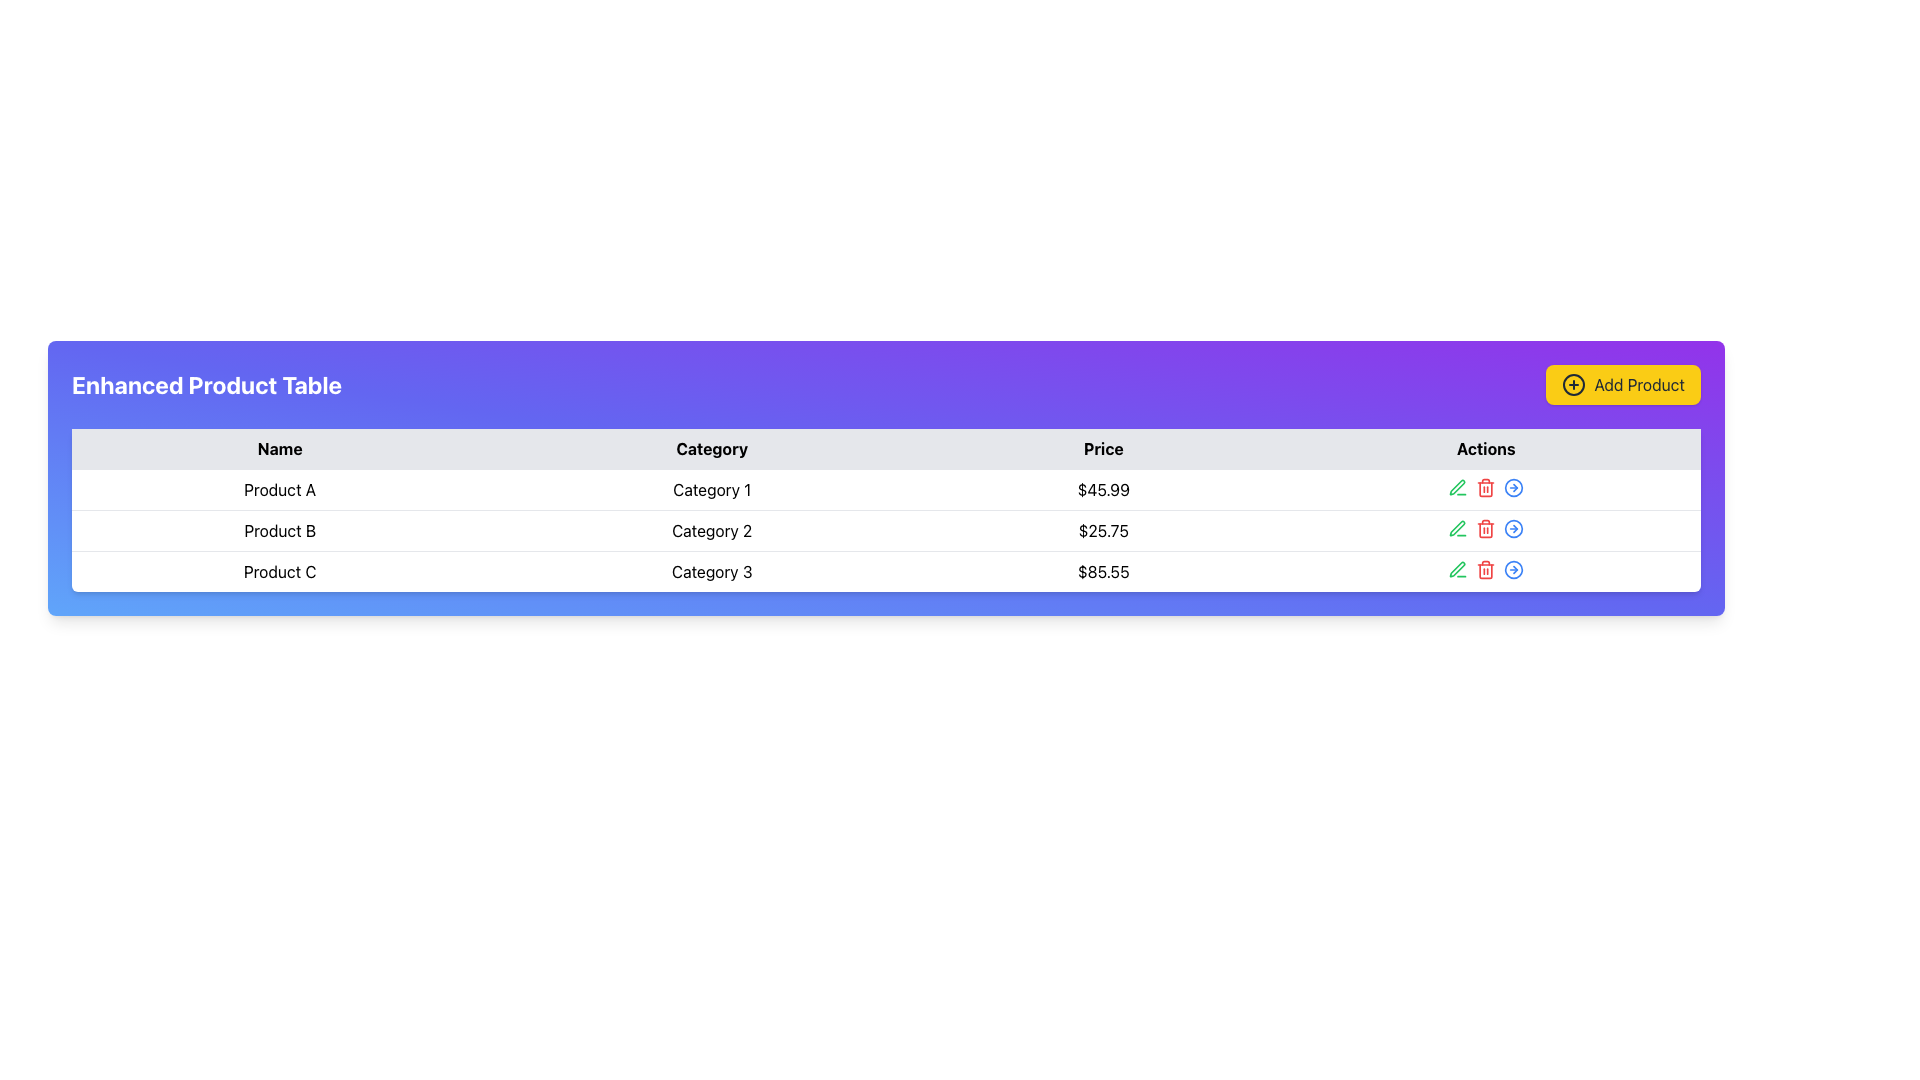 The height and width of the screenshot is (1080, 1920). Describe the element at coordinates (1102, 489) in the screenshot. I see `the Text Label displaying the price of 'Product A' in the third column of the table` at that location.